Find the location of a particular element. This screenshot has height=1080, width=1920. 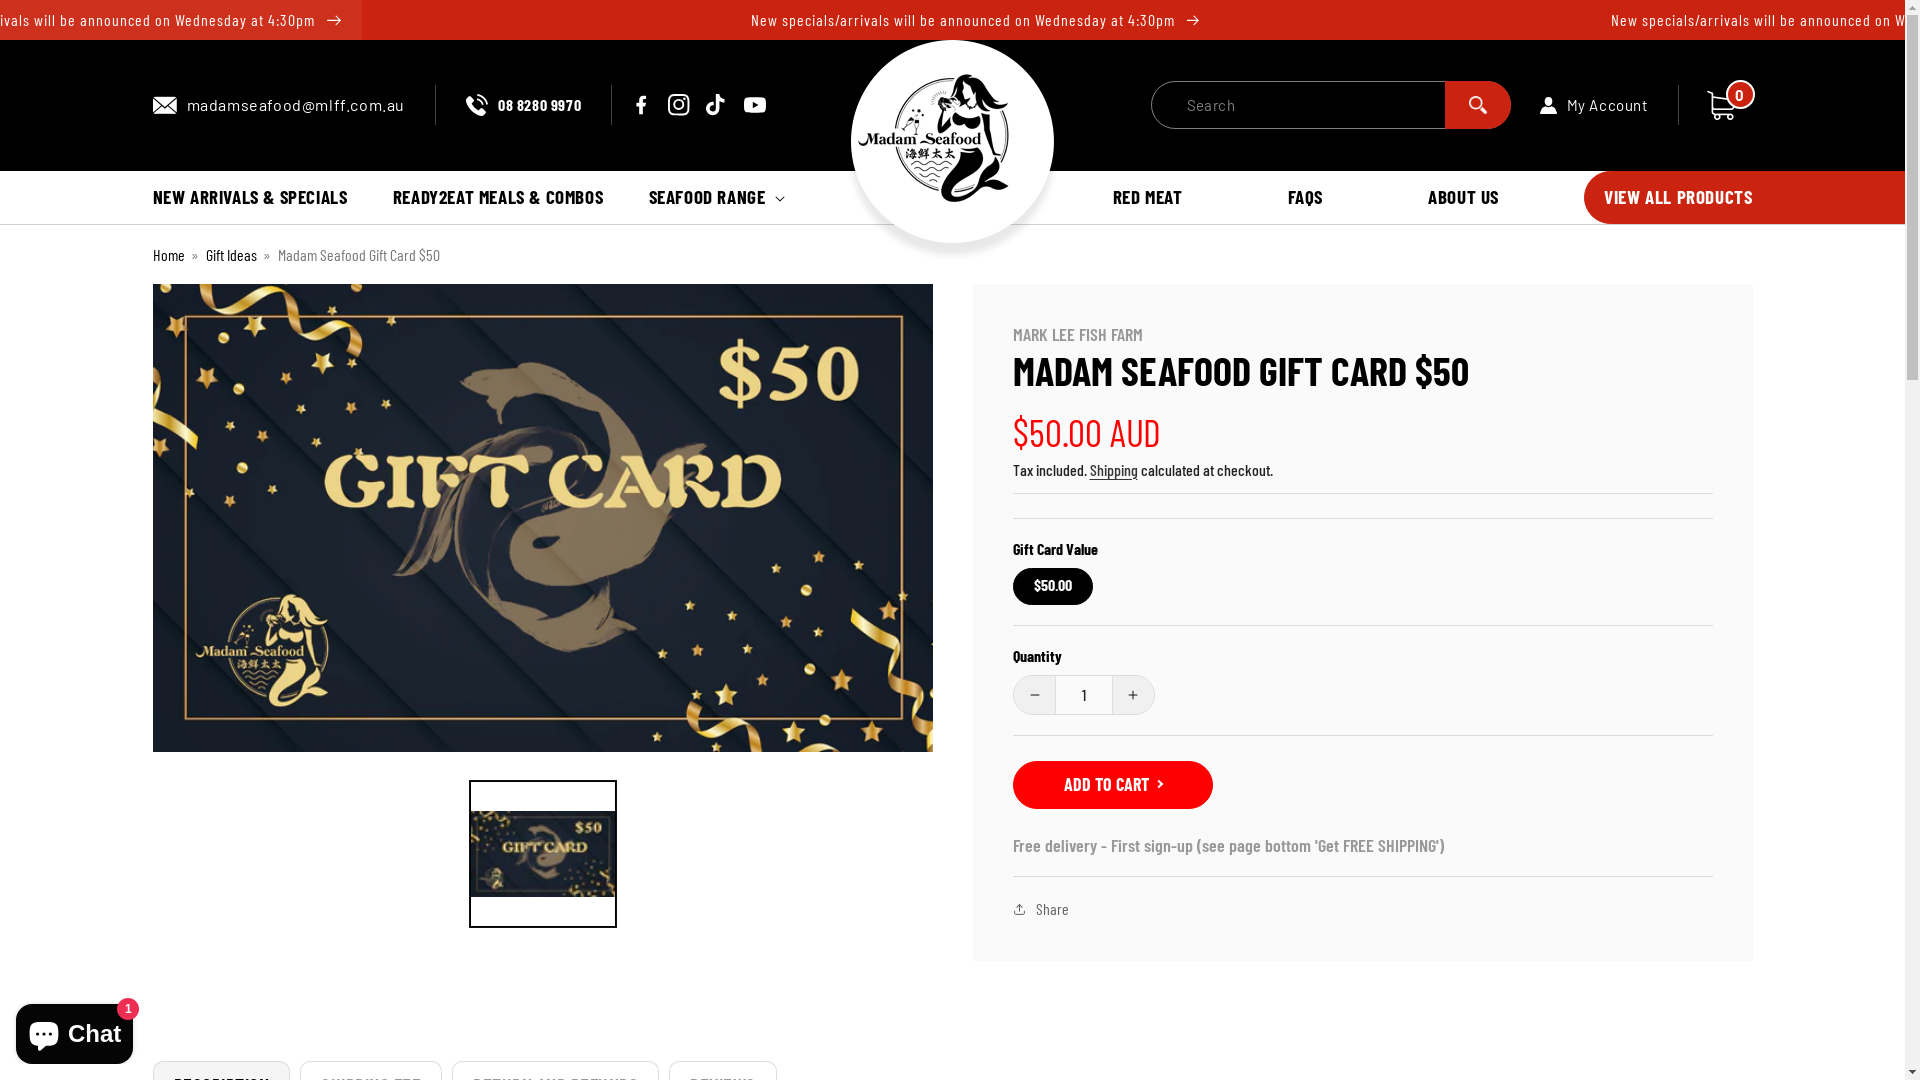

'Cart is located at coordinates (1718, 104).